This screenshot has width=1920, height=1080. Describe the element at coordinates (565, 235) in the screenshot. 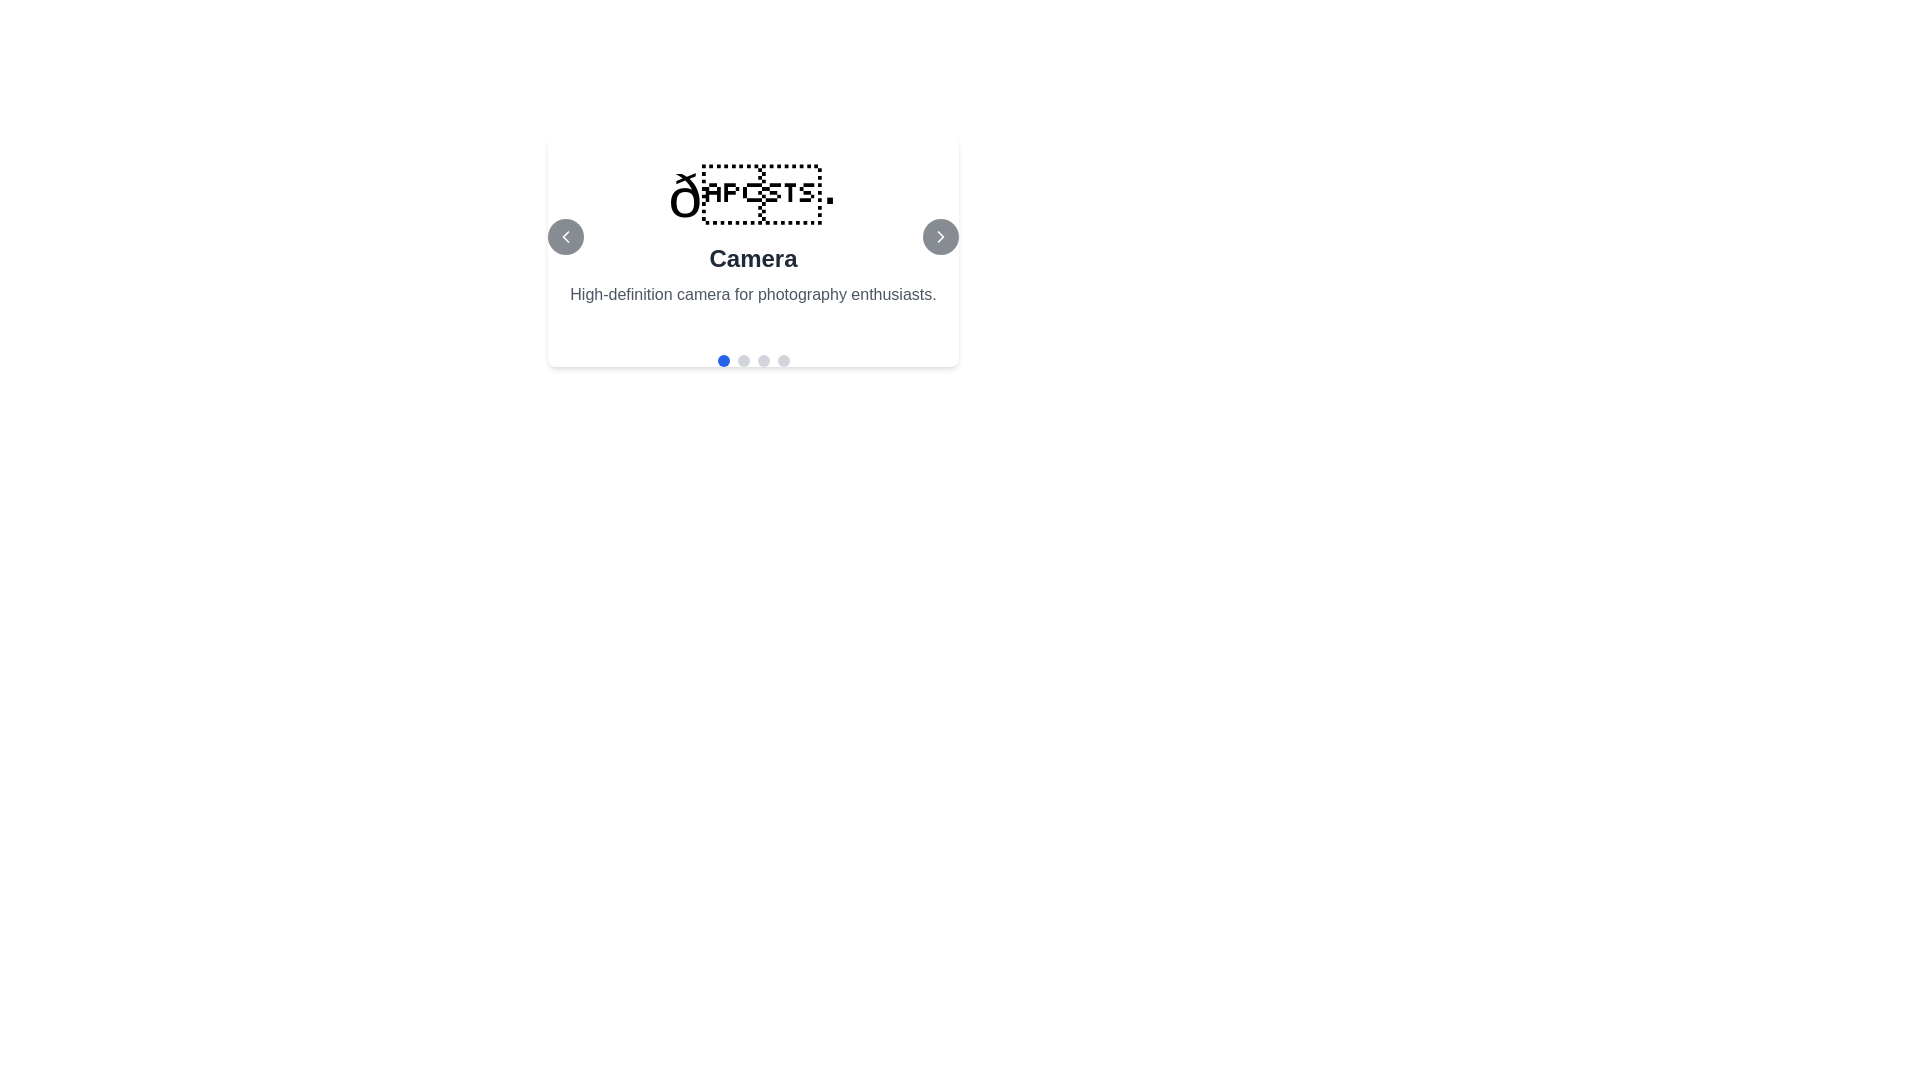

I see `the left navigation button in the carousel interface` at that location.